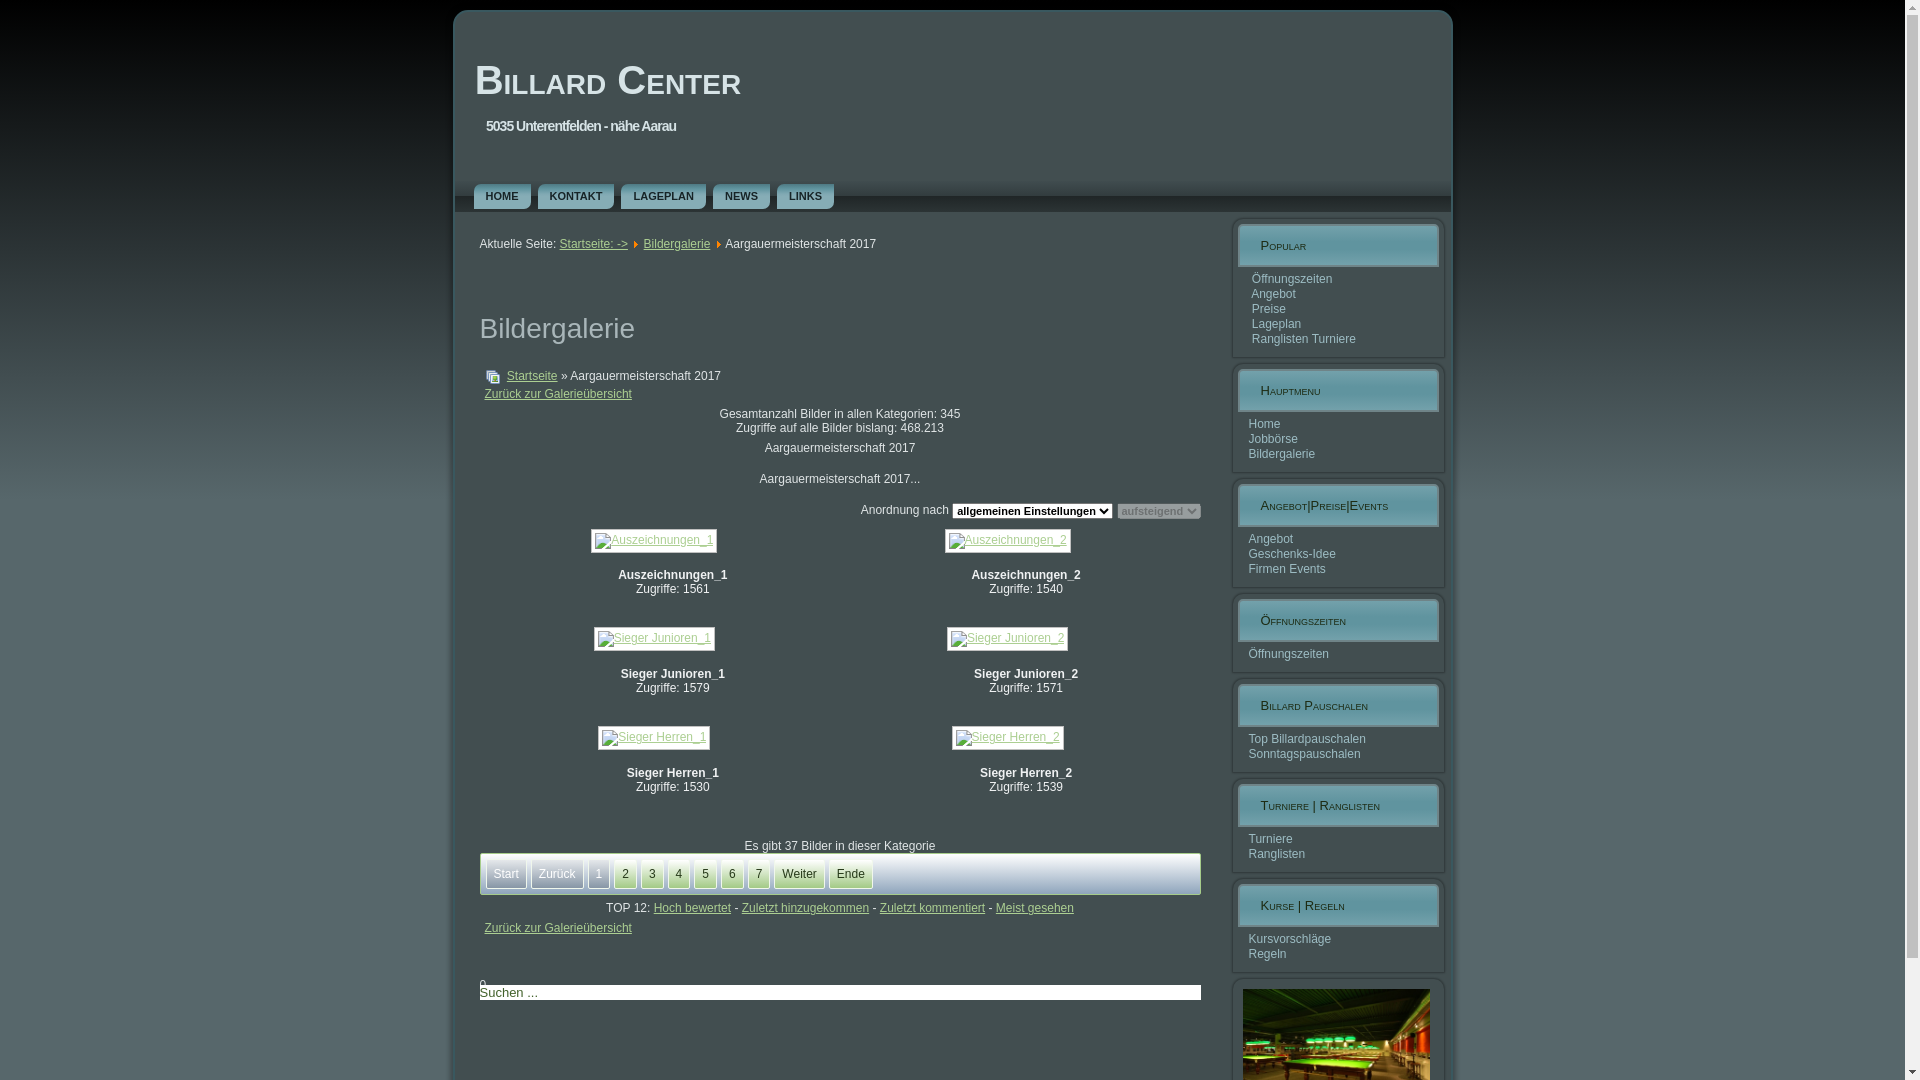 The height and width of the screenshot is (1080, 1920). I want to click on 'Billard Center', so click(474, 79).